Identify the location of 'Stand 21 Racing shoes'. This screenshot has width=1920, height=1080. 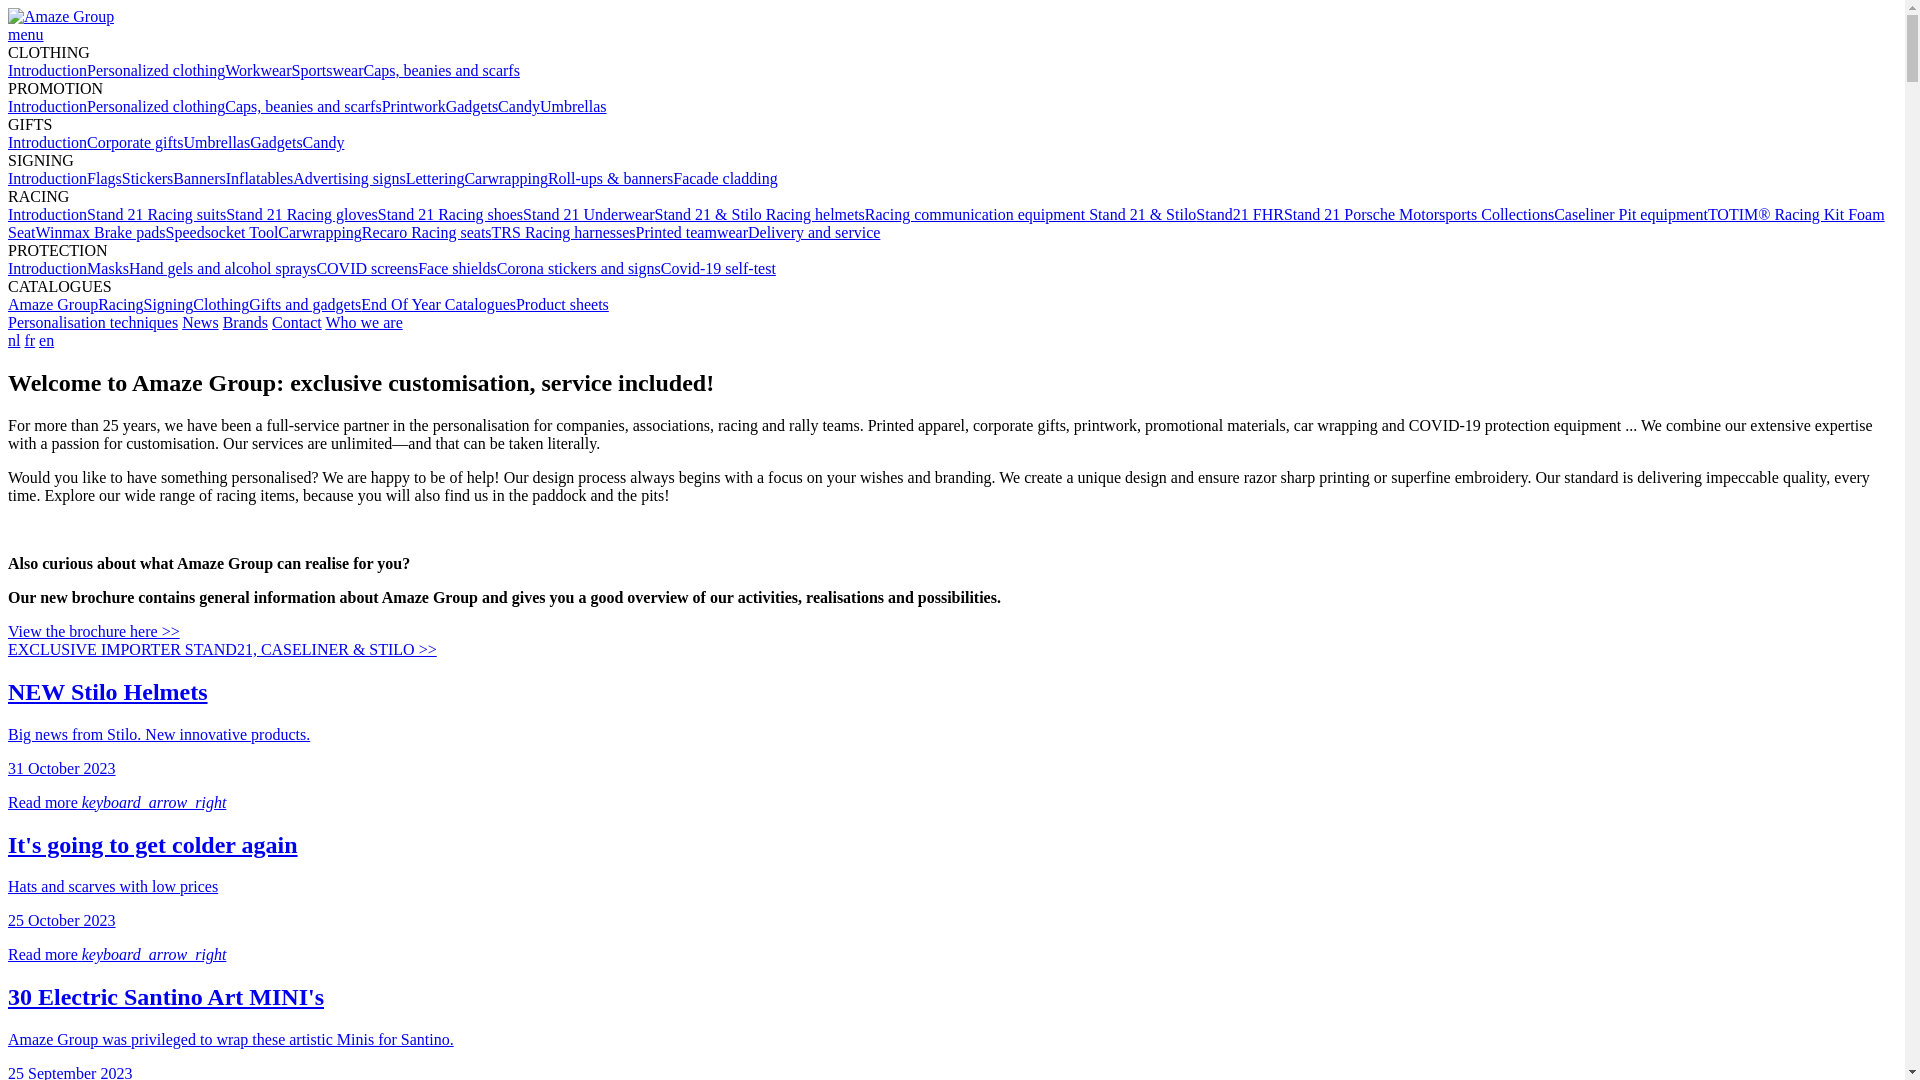
(378, 214).